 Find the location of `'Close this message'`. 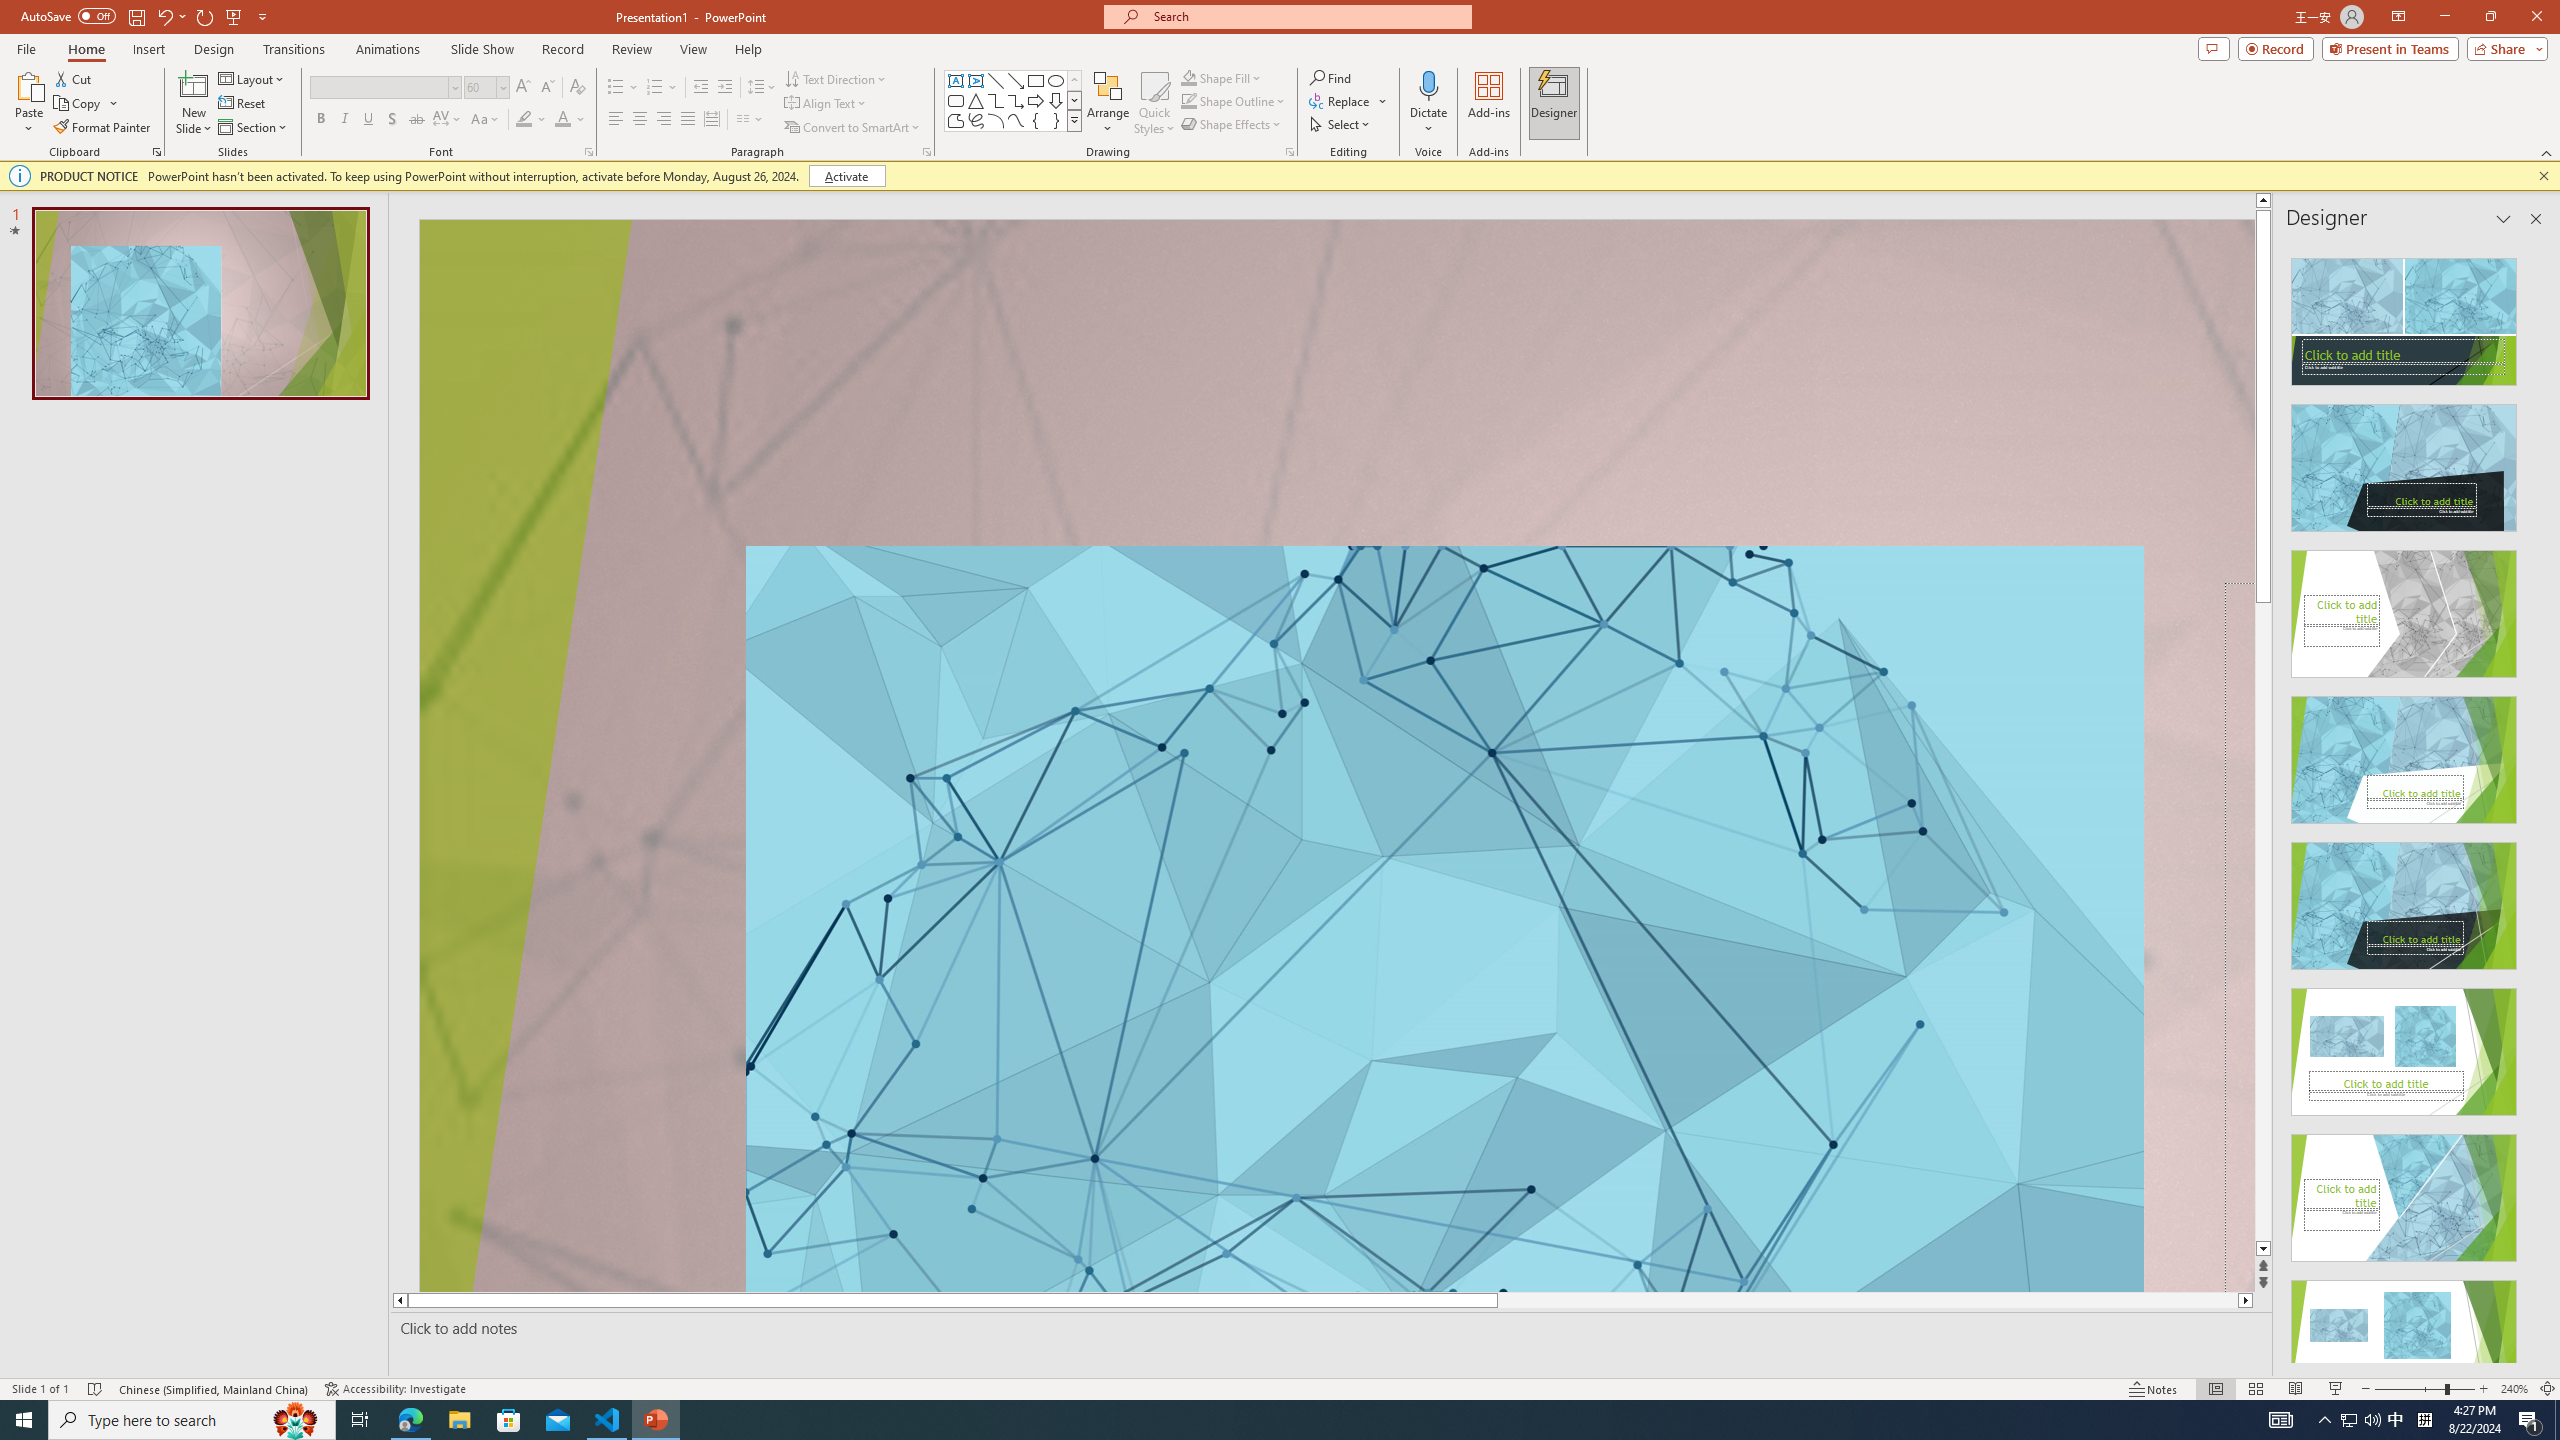

'Close this message' is located at coordinates (2543, 175).